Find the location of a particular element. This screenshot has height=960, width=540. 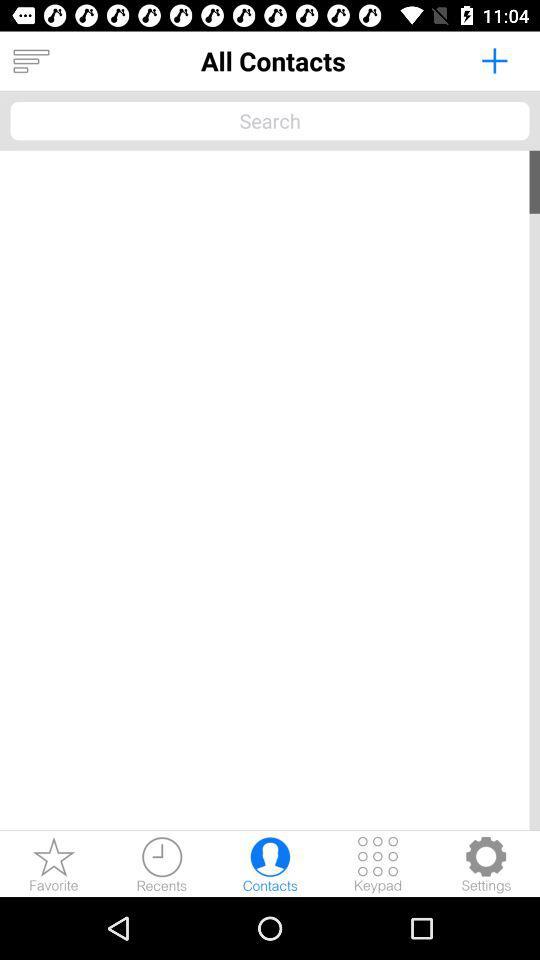

see recent is located at coordinates (161, 863).